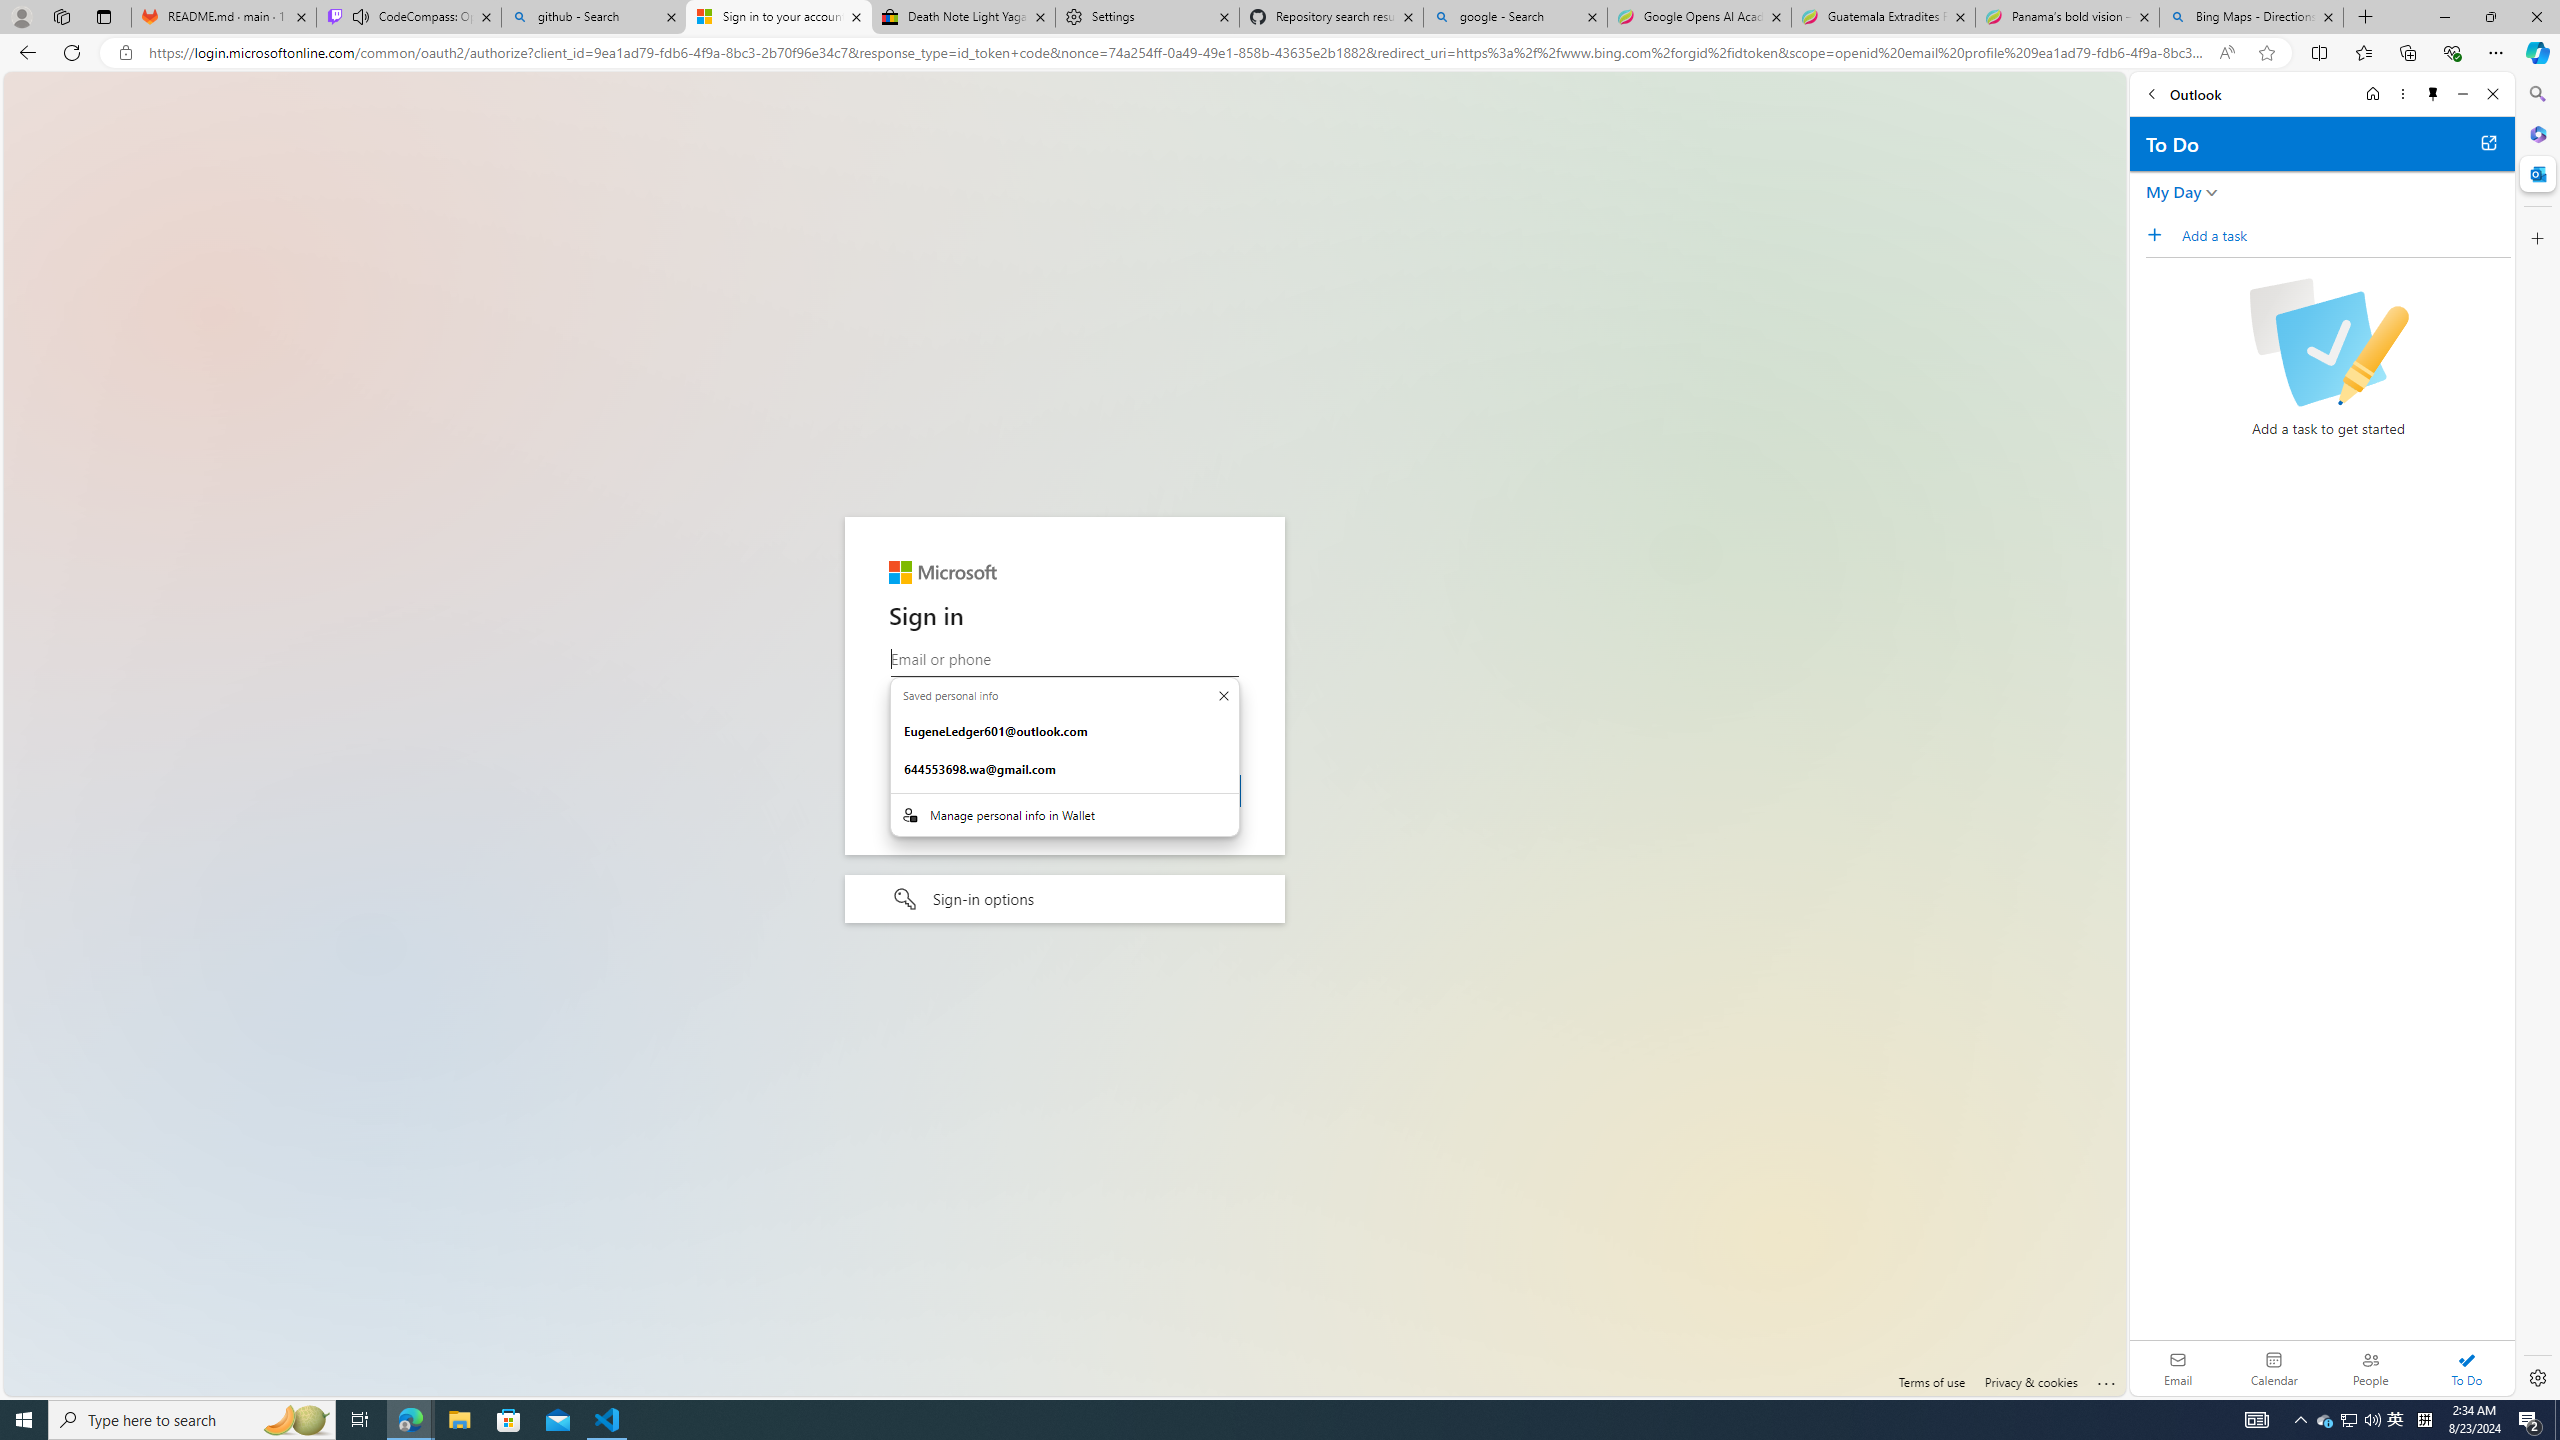  Describe the element at coordinates (359, 15) in the screenshot. I see `'Mute tab'` at that location.